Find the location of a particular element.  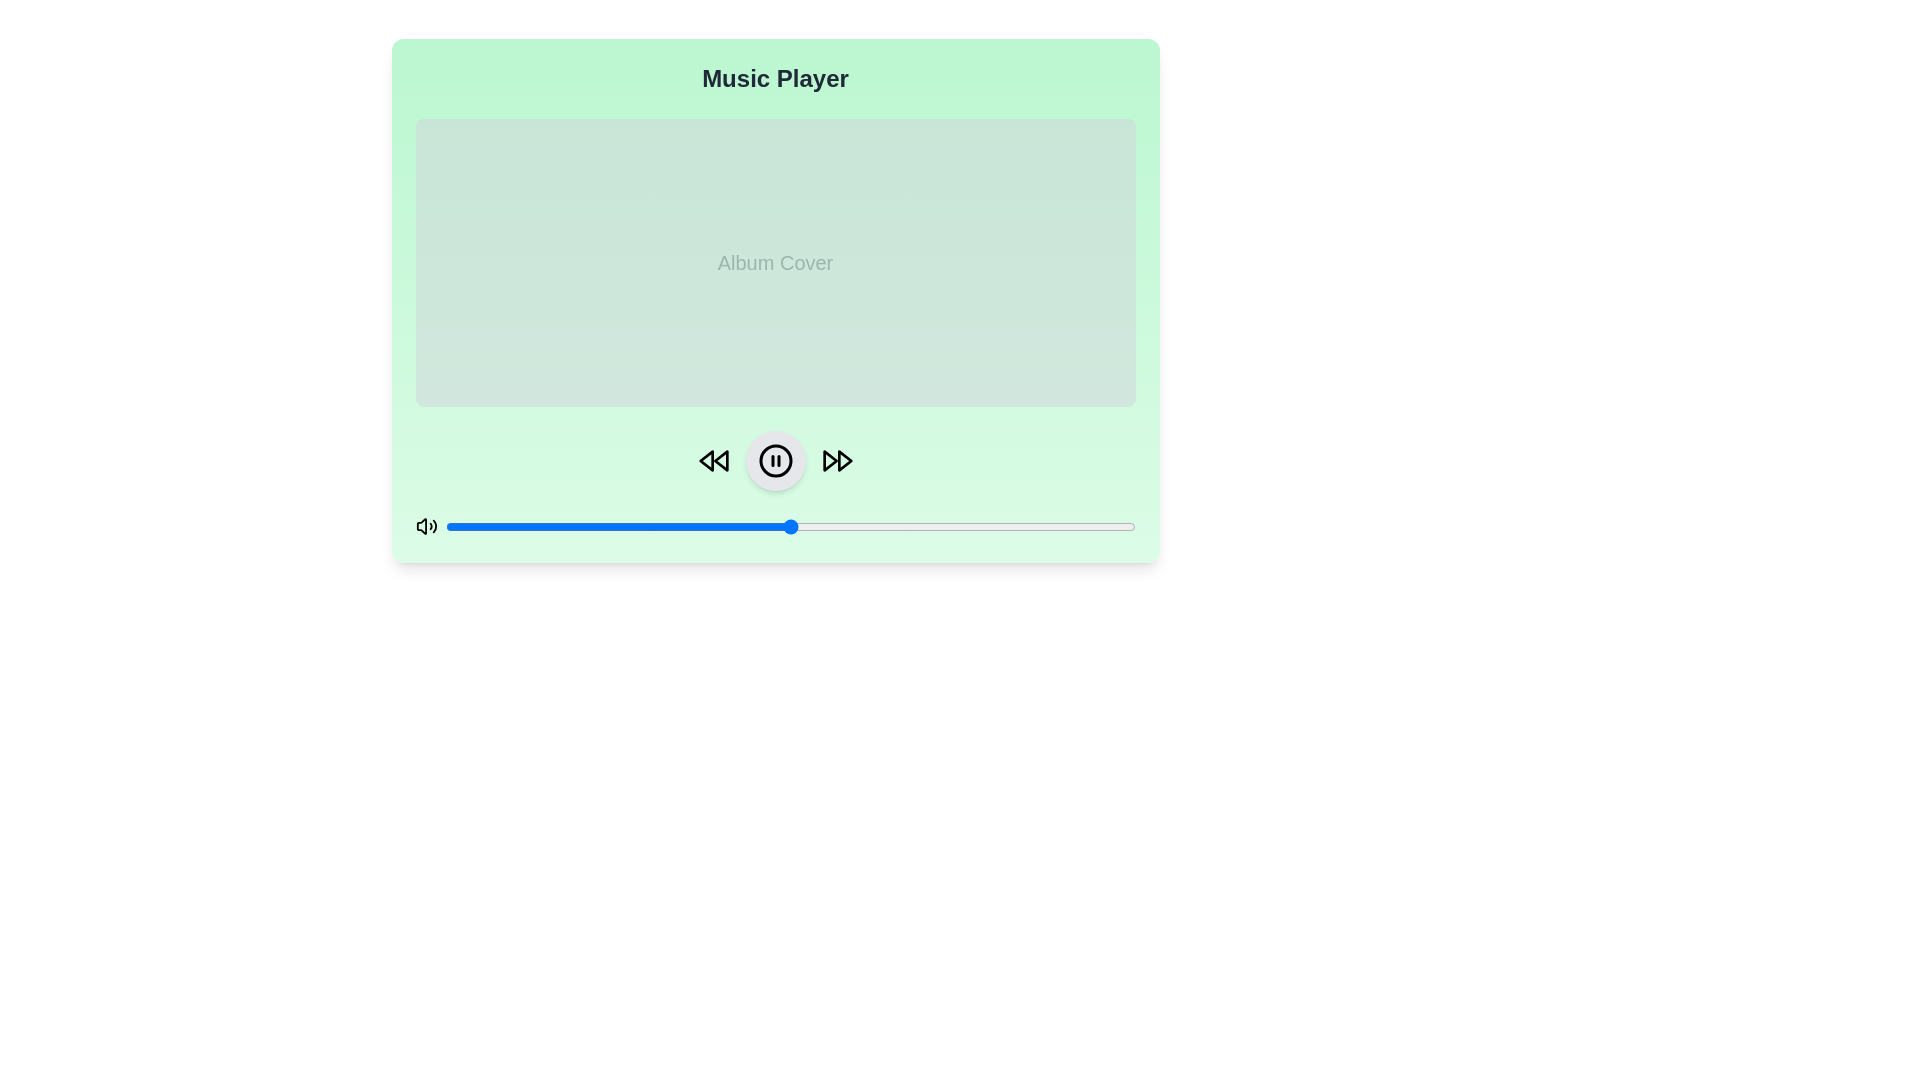

the slider position is located at coordinates (631, 526).